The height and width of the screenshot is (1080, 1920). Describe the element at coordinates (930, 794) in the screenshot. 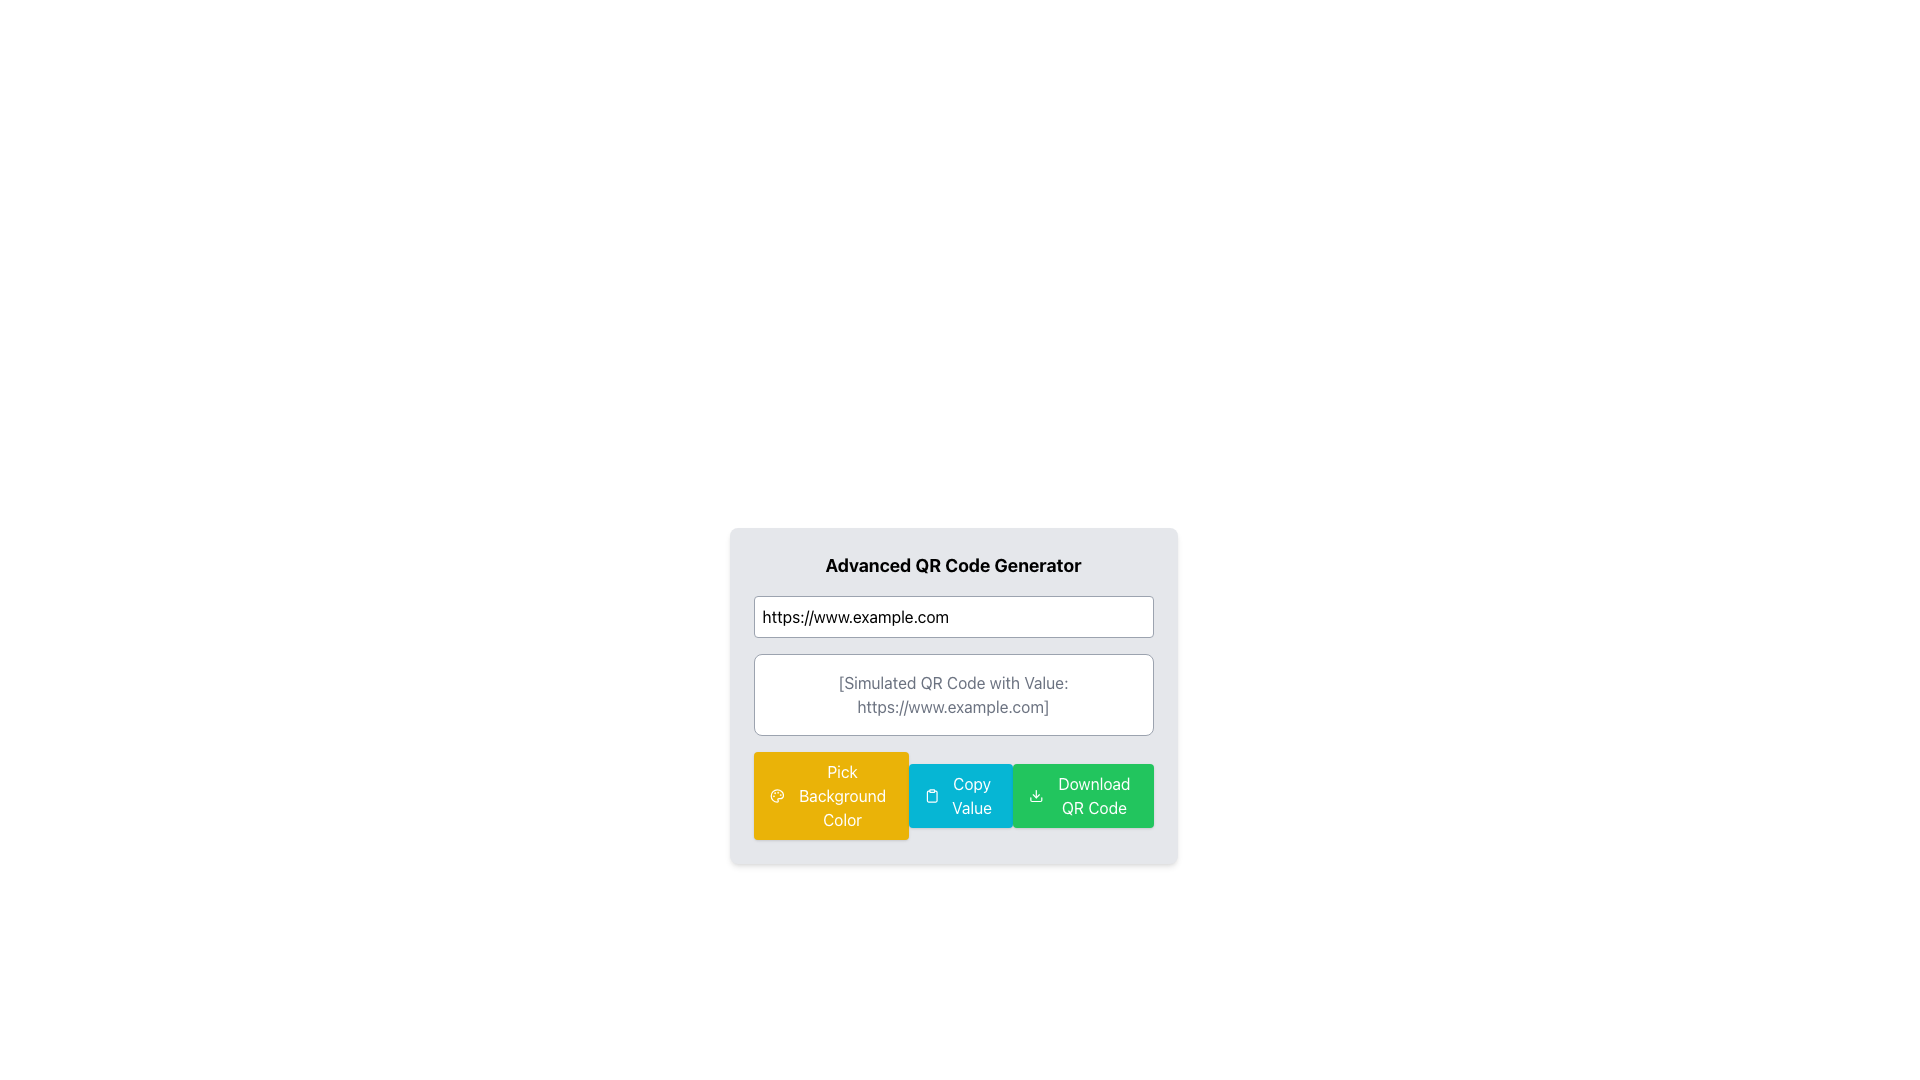

I see `the clipboard icon within the 'Copy Value' button located at the bottom of the interface` at that location.